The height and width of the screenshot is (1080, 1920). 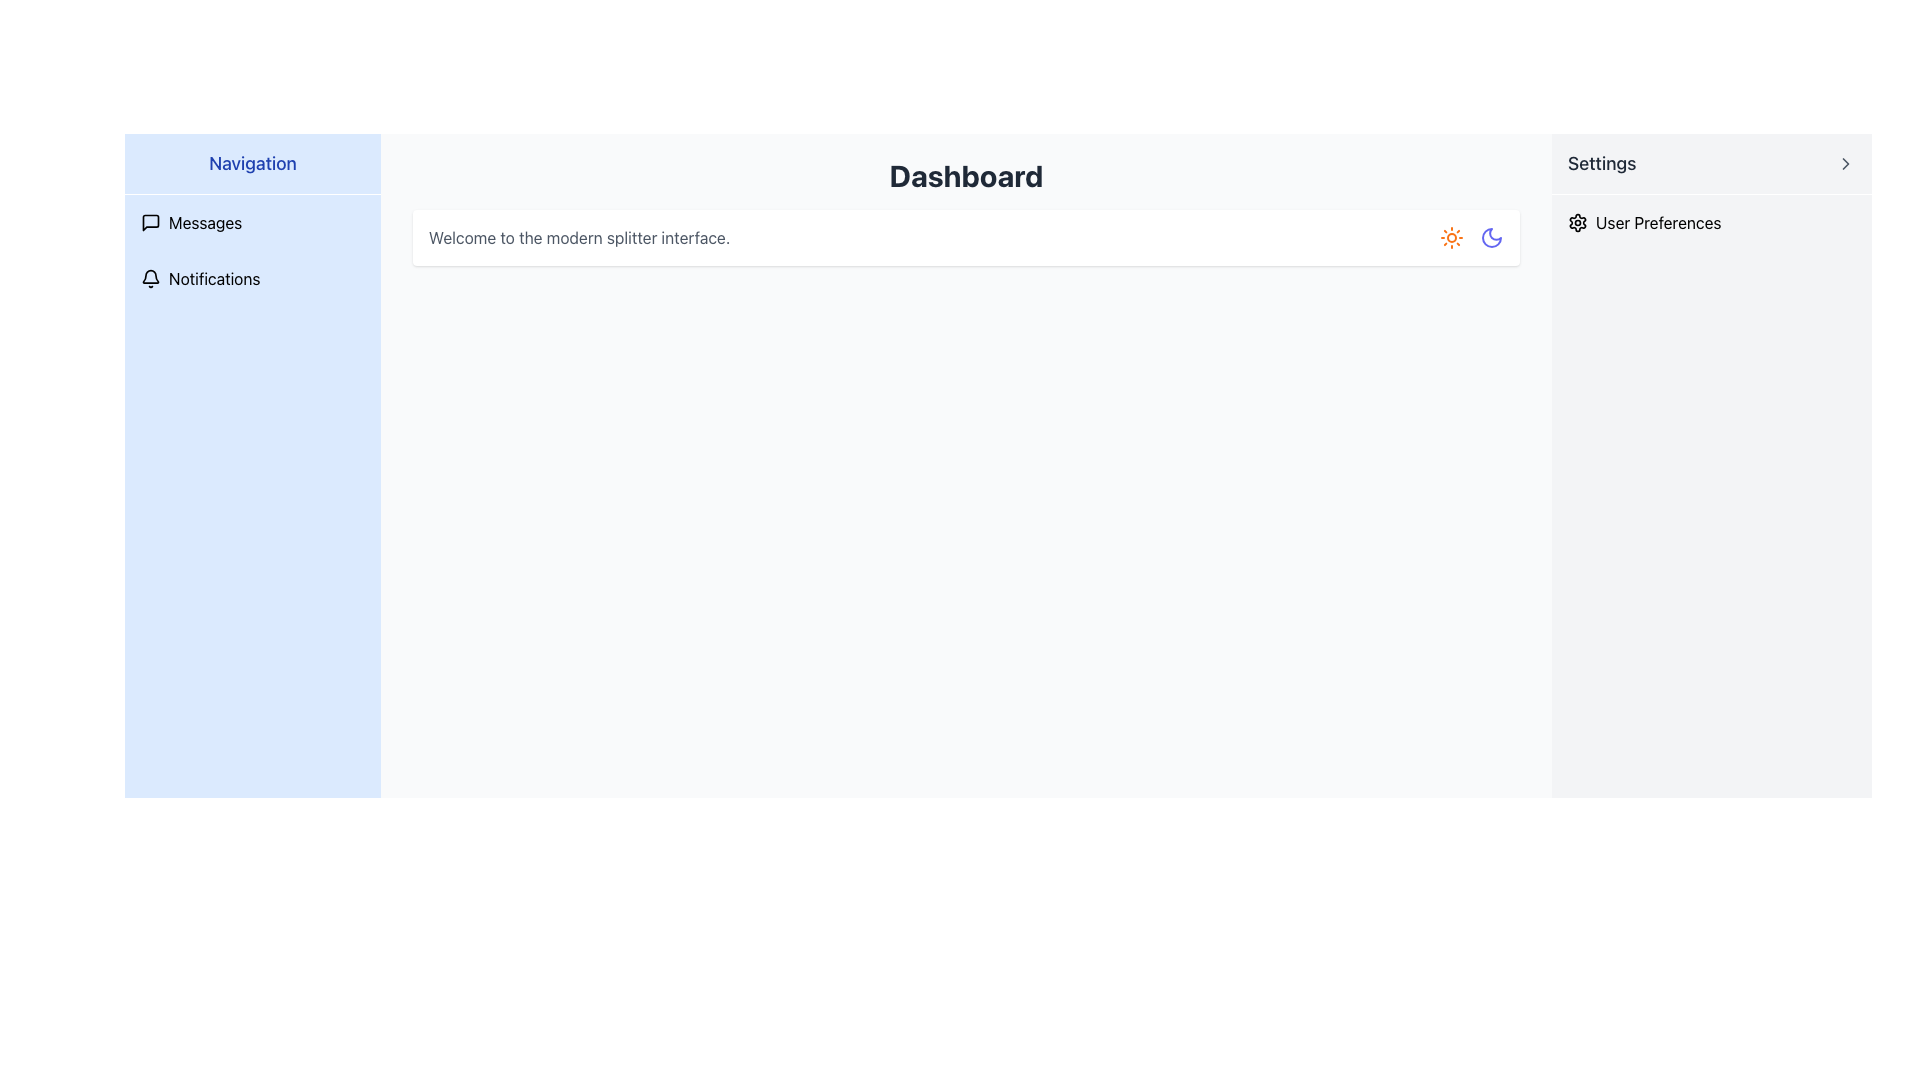 I want to click on the label displaying the text 'Welcome to the modern splitter interface.' which is centrally aligned in the upper midsection of the interface, so click(x=578, y=237).